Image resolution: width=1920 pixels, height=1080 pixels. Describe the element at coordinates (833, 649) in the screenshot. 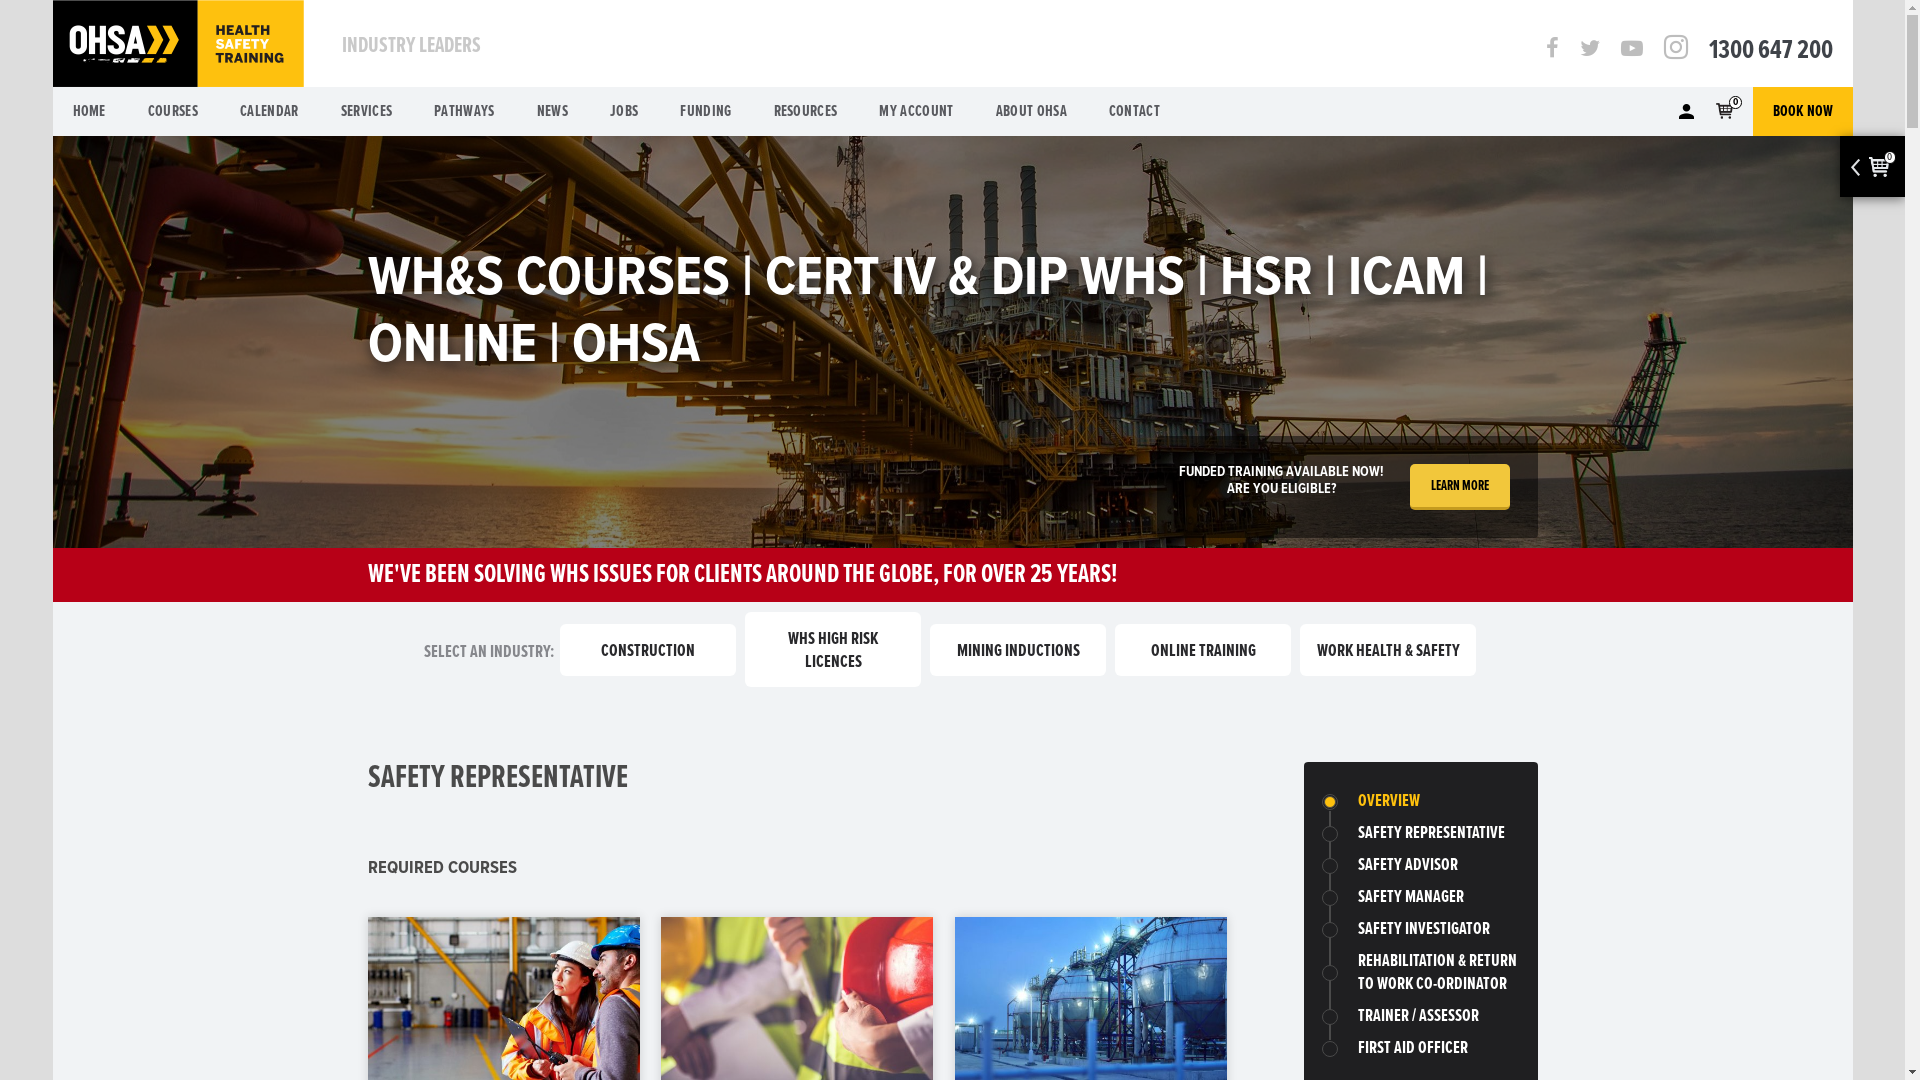

I see `'WHS HIGH RISK LICENCES'` at that location.